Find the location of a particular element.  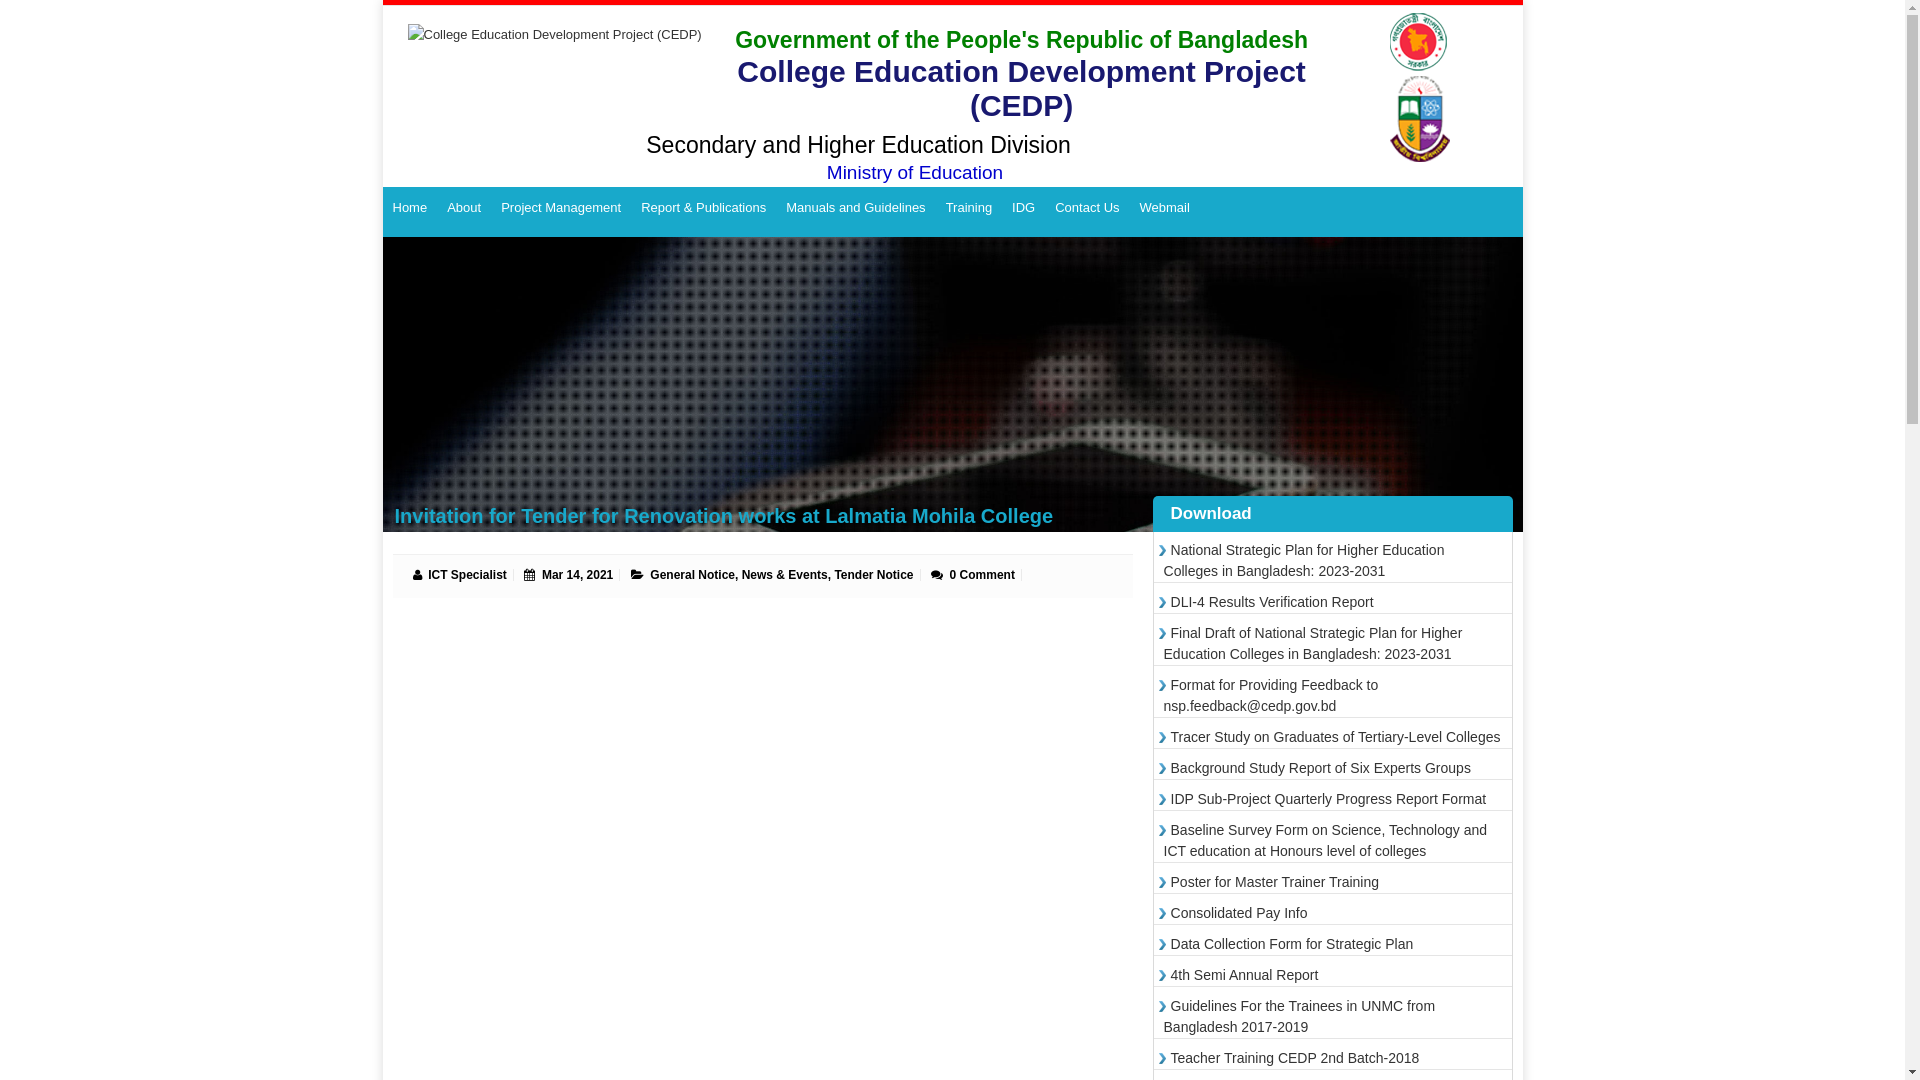

'0 Comment' is located at coordinates (982, 574).